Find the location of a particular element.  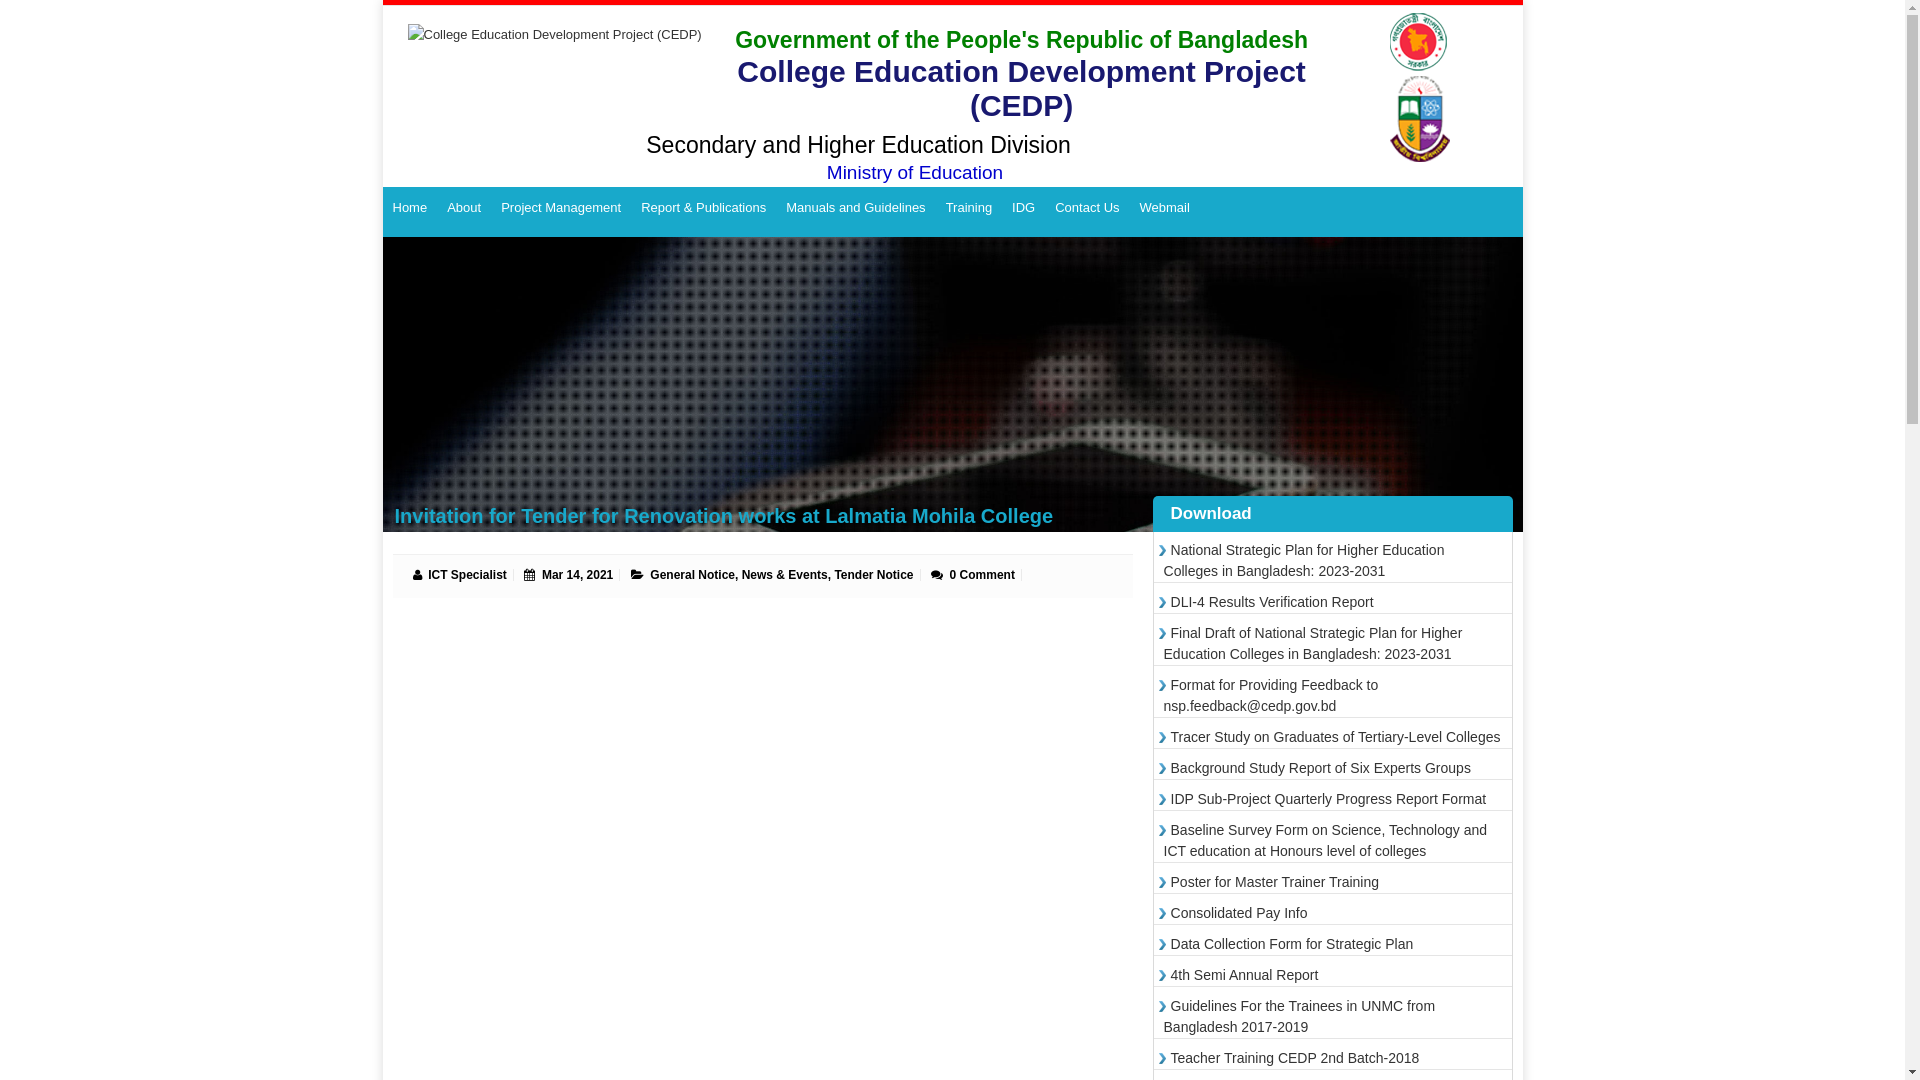

'0 Comment' is located at coordinates (982, 574).